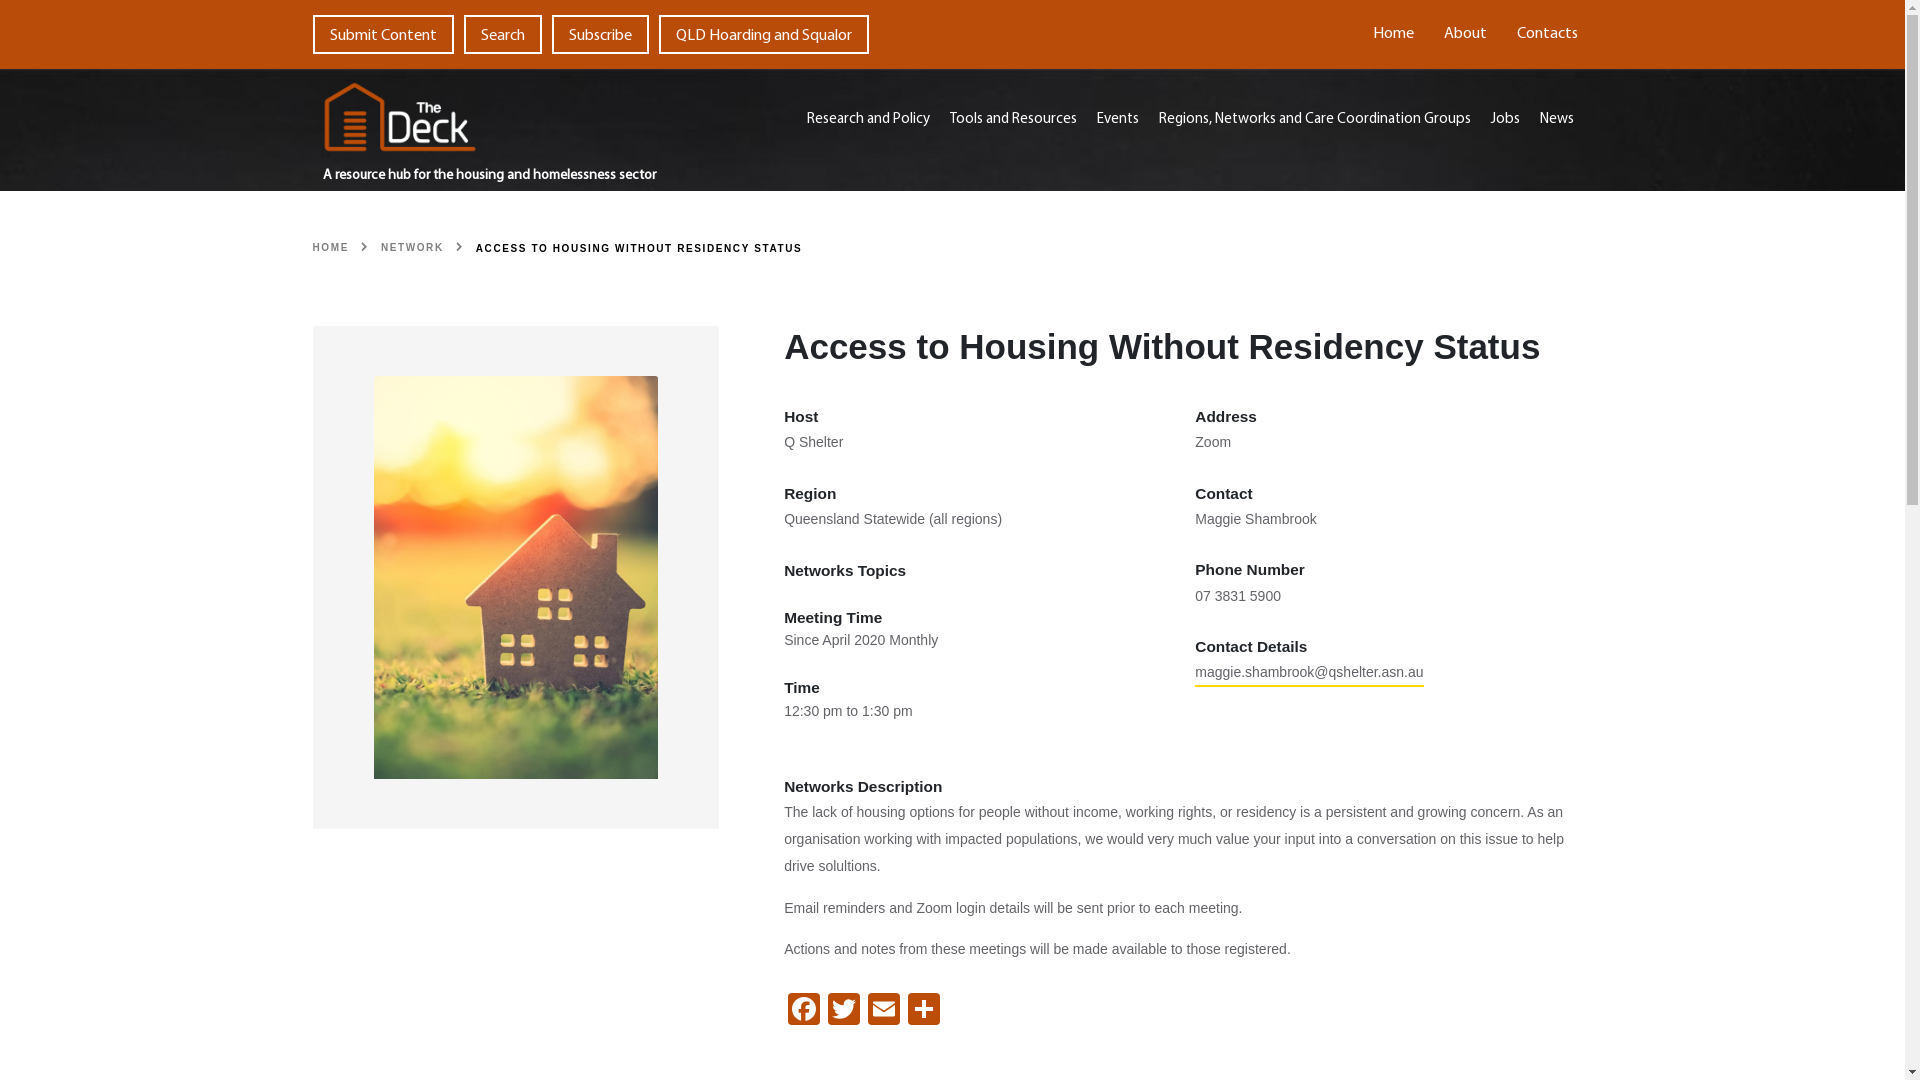  I want to click on 'Jobs', so click(1481, 120).